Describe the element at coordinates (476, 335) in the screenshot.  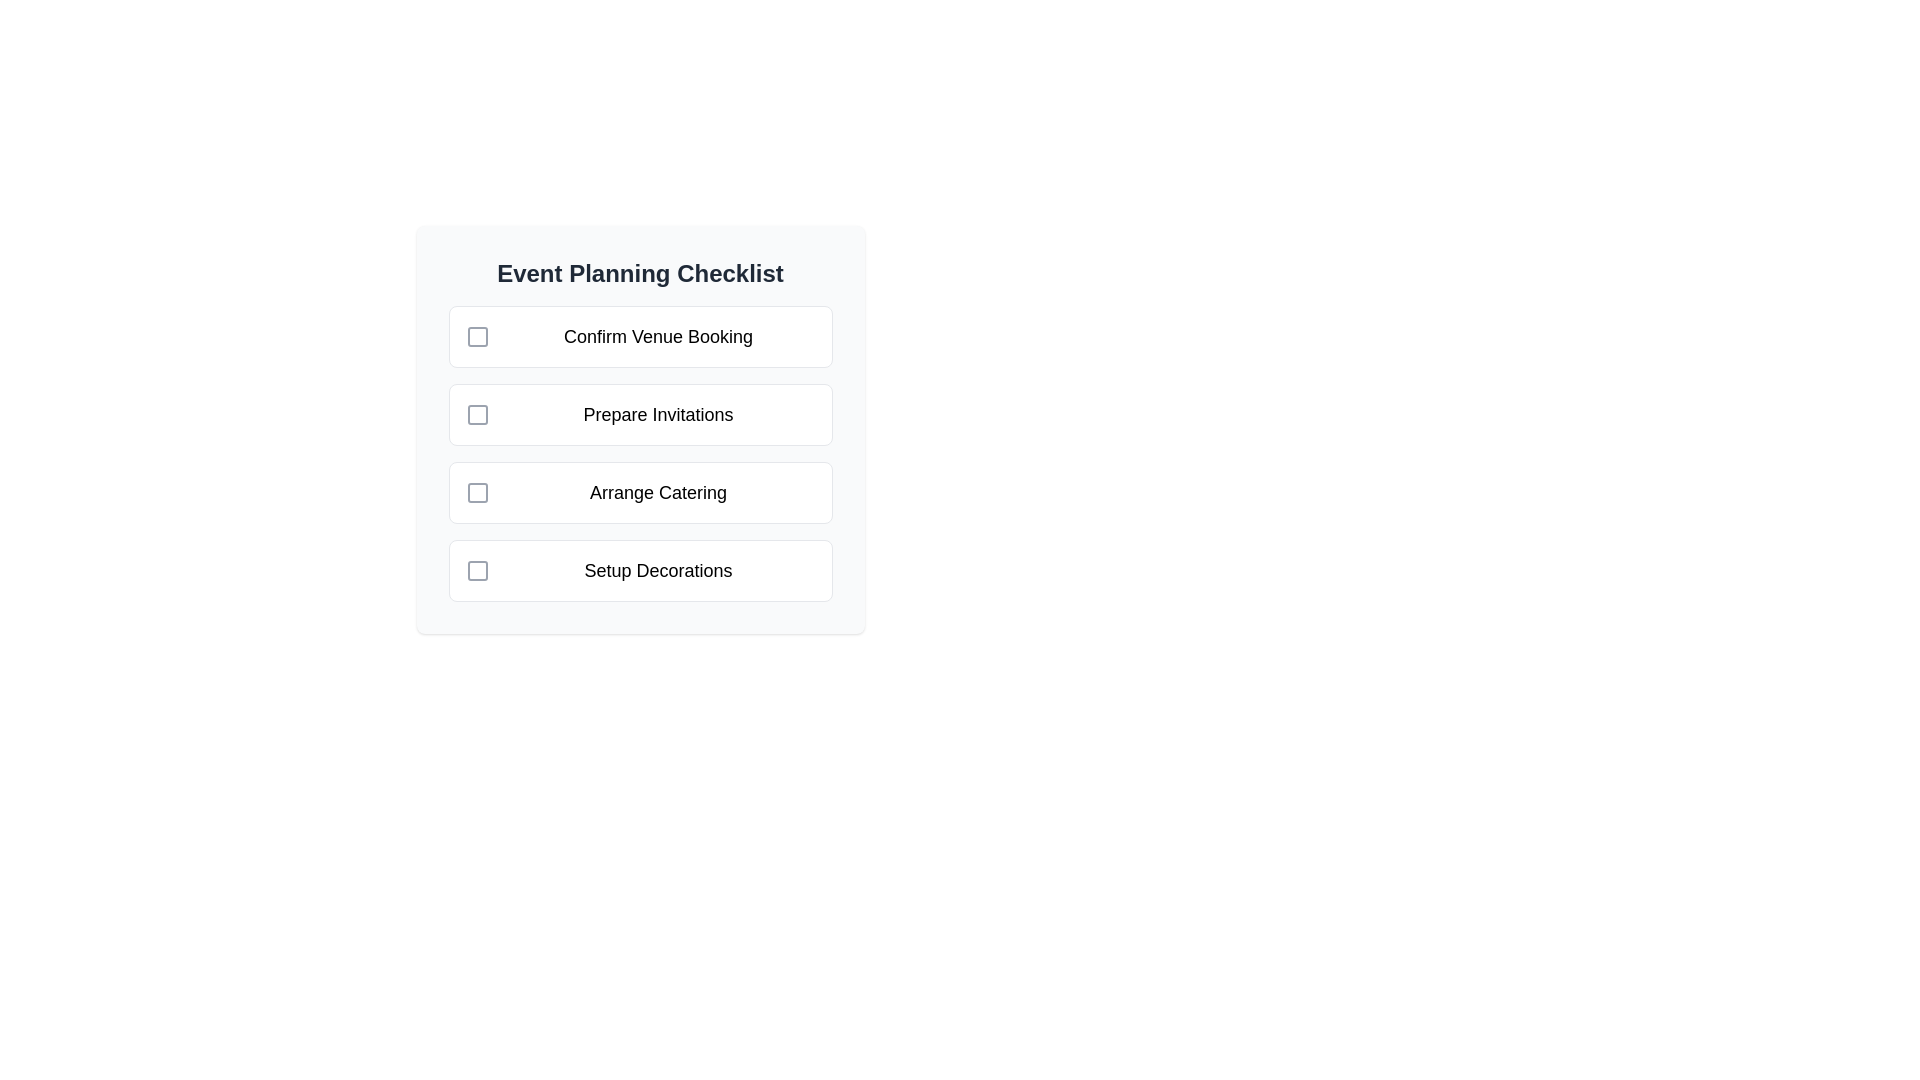
I see `the interactive checkbox for 'Confirm Venue Booking'` at that location.